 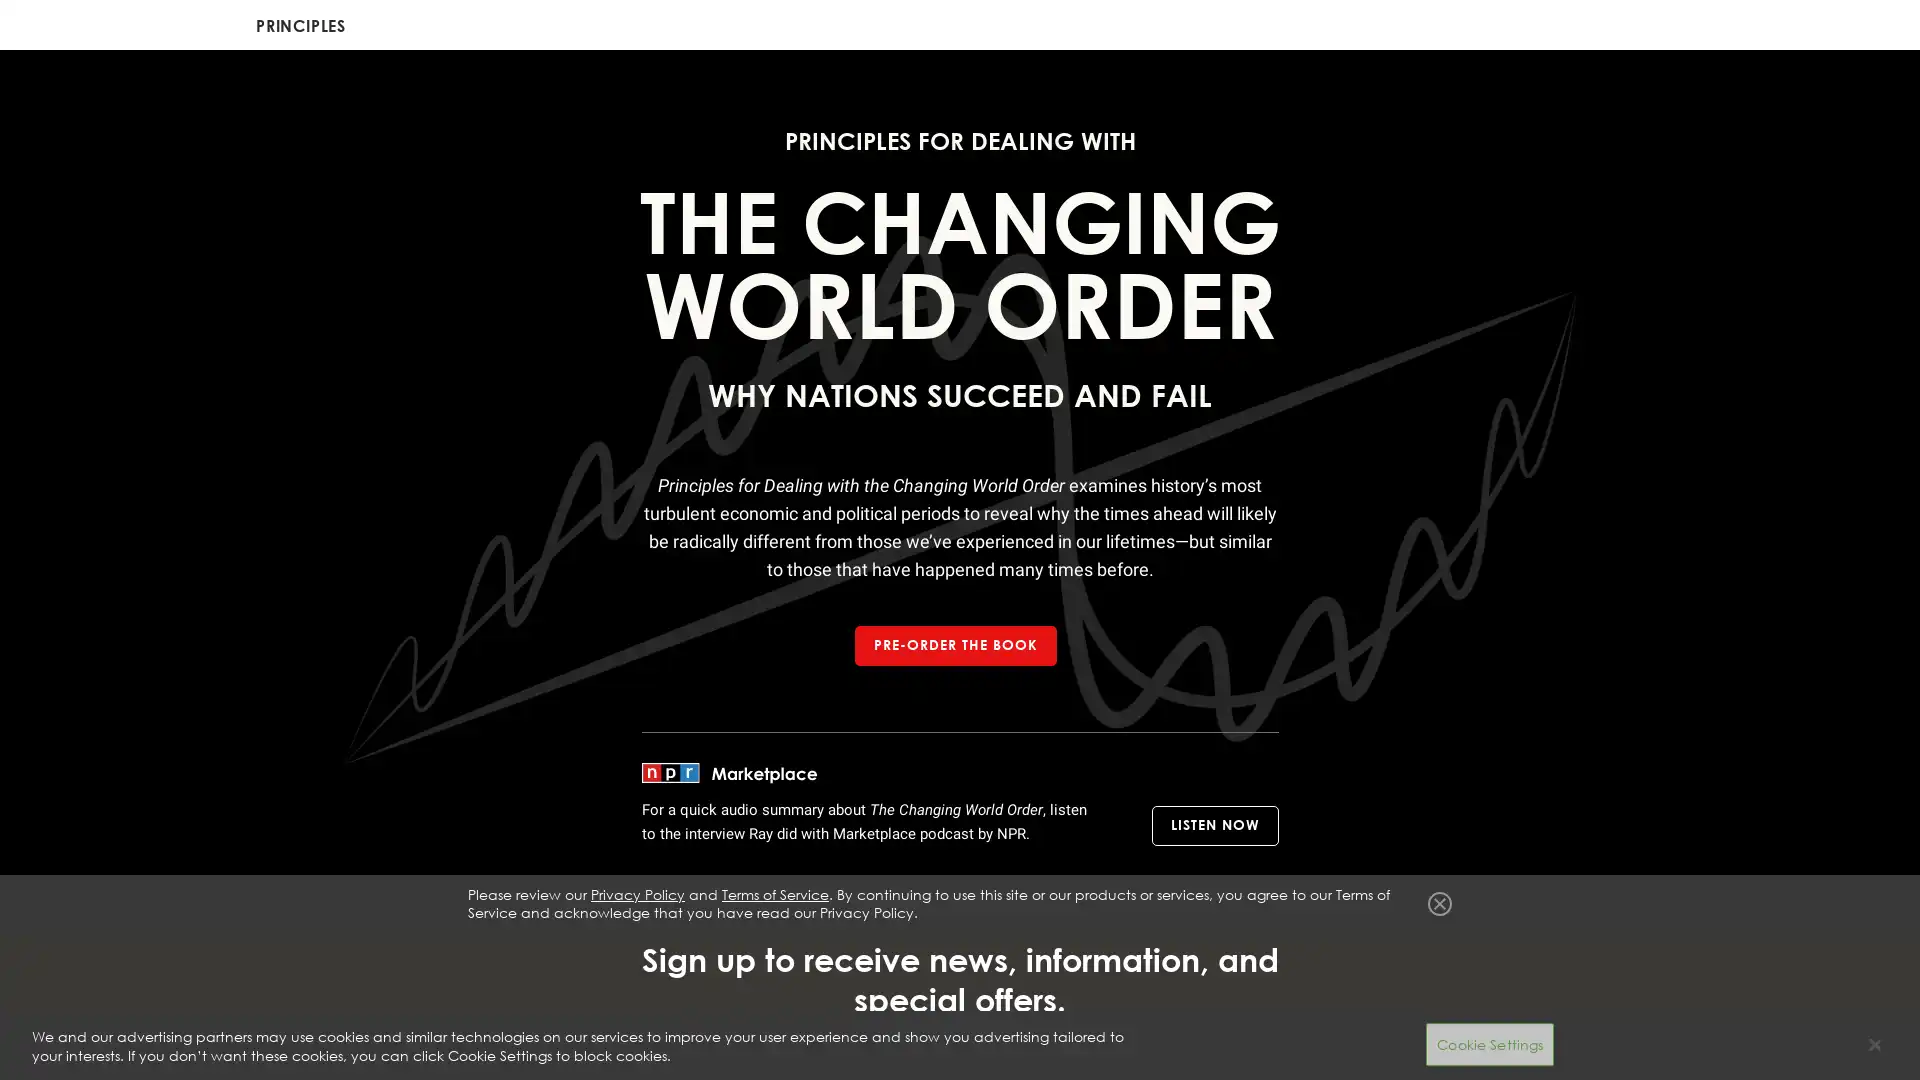 I want to click on Cookie Settings, so click(x=1489, y=1043).